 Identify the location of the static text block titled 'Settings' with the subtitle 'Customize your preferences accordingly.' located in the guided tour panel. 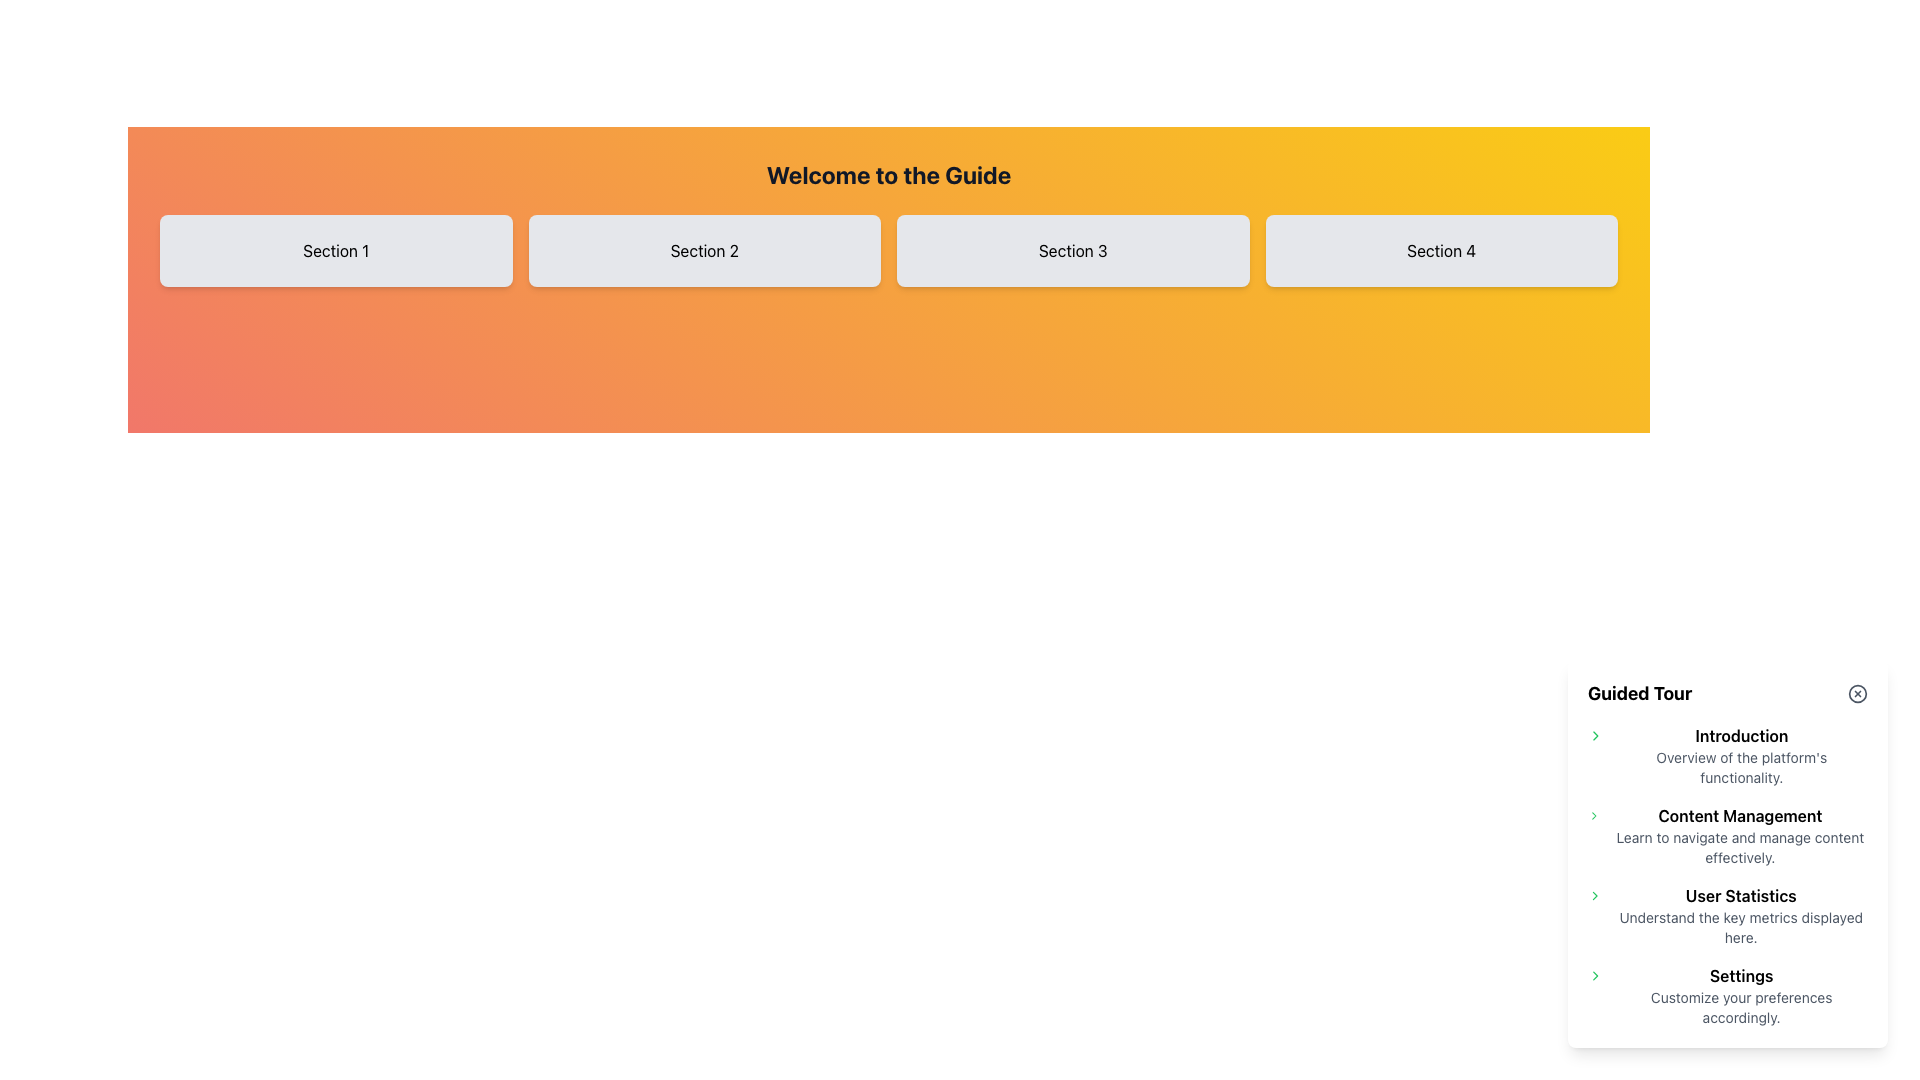
(1740, 995).